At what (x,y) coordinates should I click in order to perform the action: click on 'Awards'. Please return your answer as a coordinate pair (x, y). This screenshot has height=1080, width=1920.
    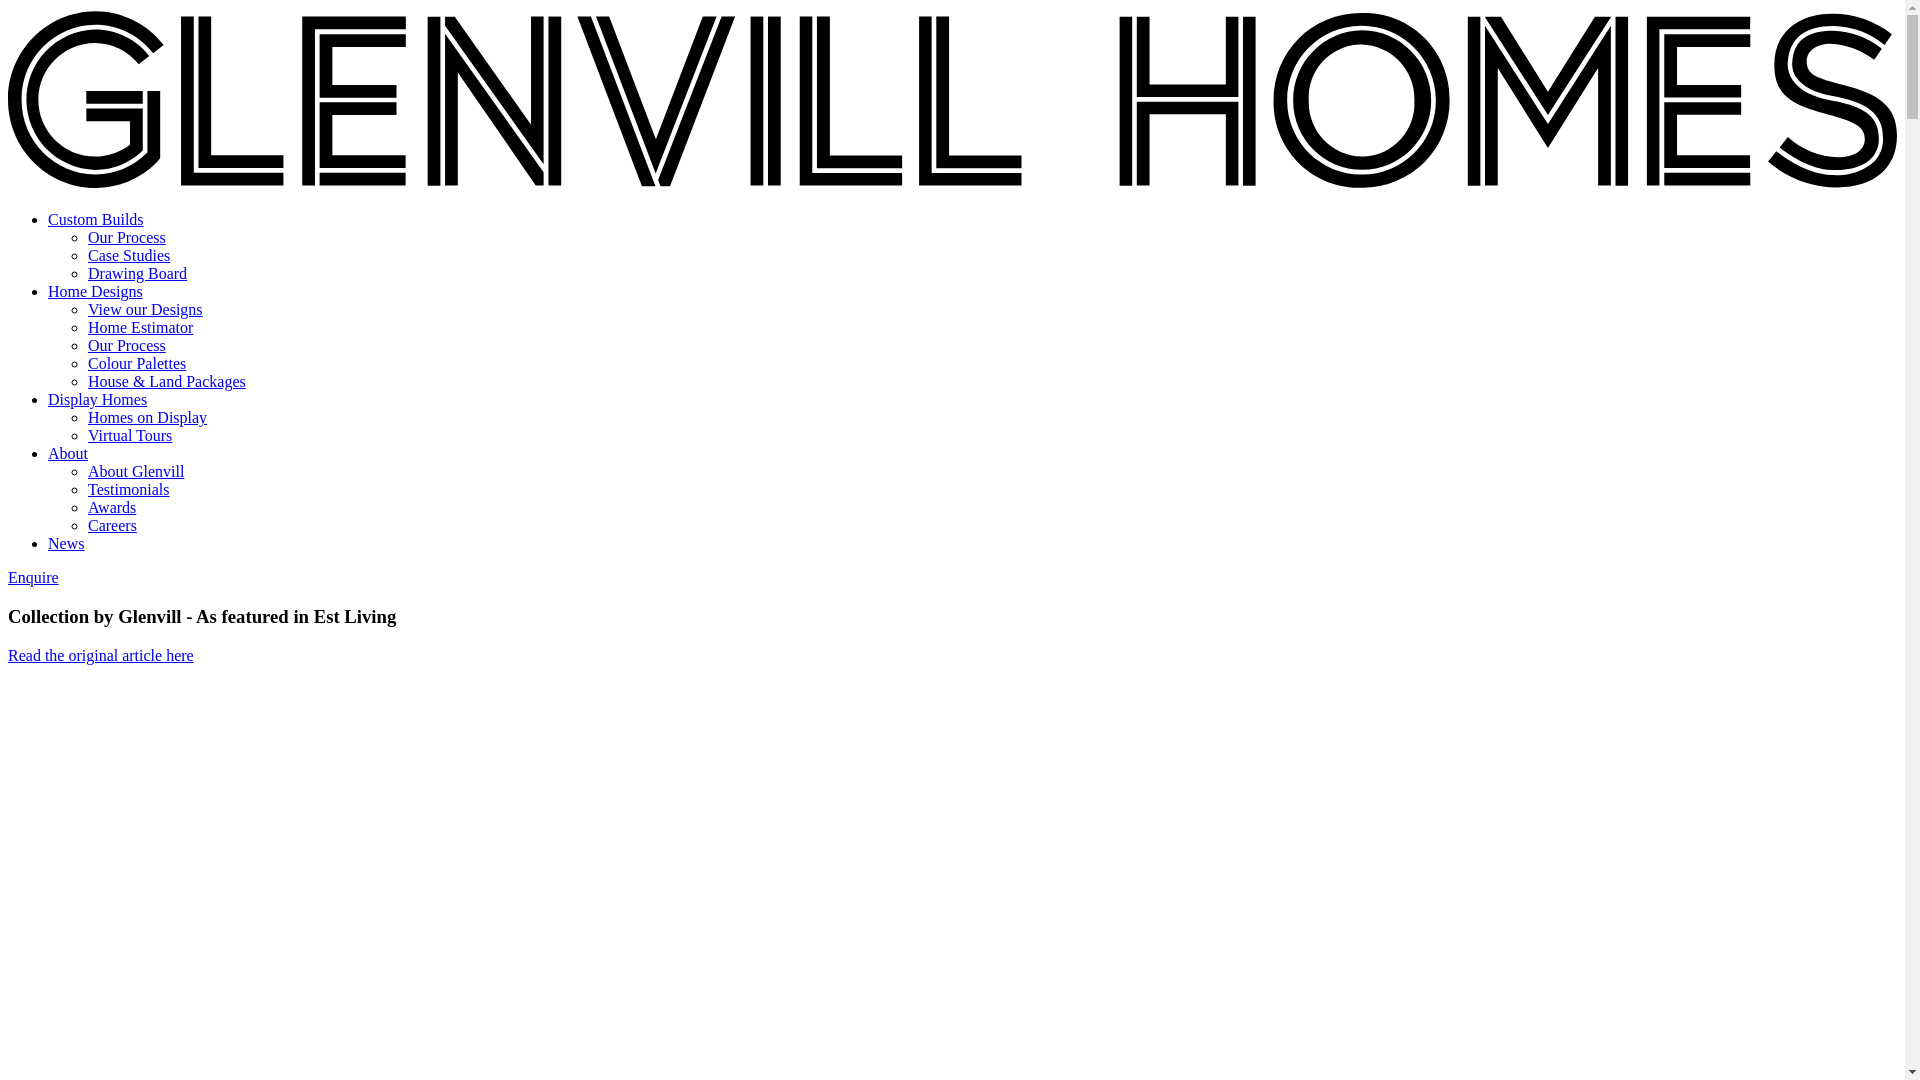
    Looking at the image, I should click on (86, 506).